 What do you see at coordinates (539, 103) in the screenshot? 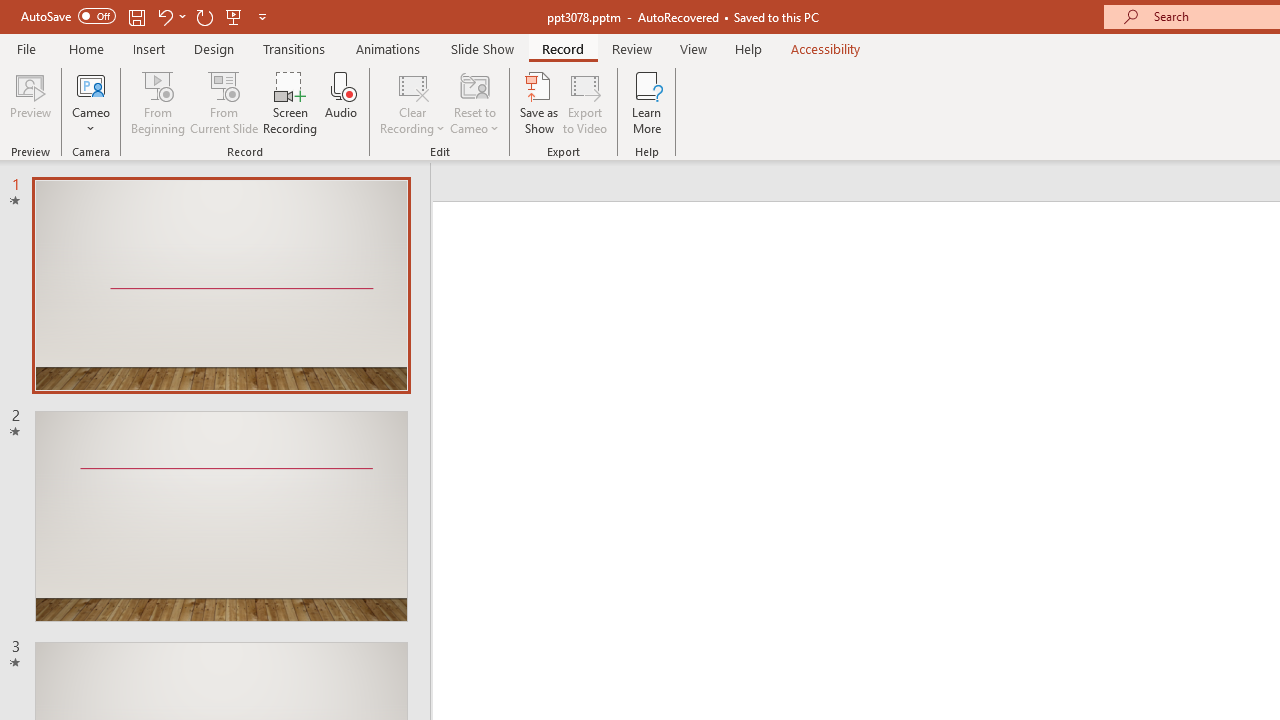
I see `'Save as Show'` at bounding box center [539, 103].